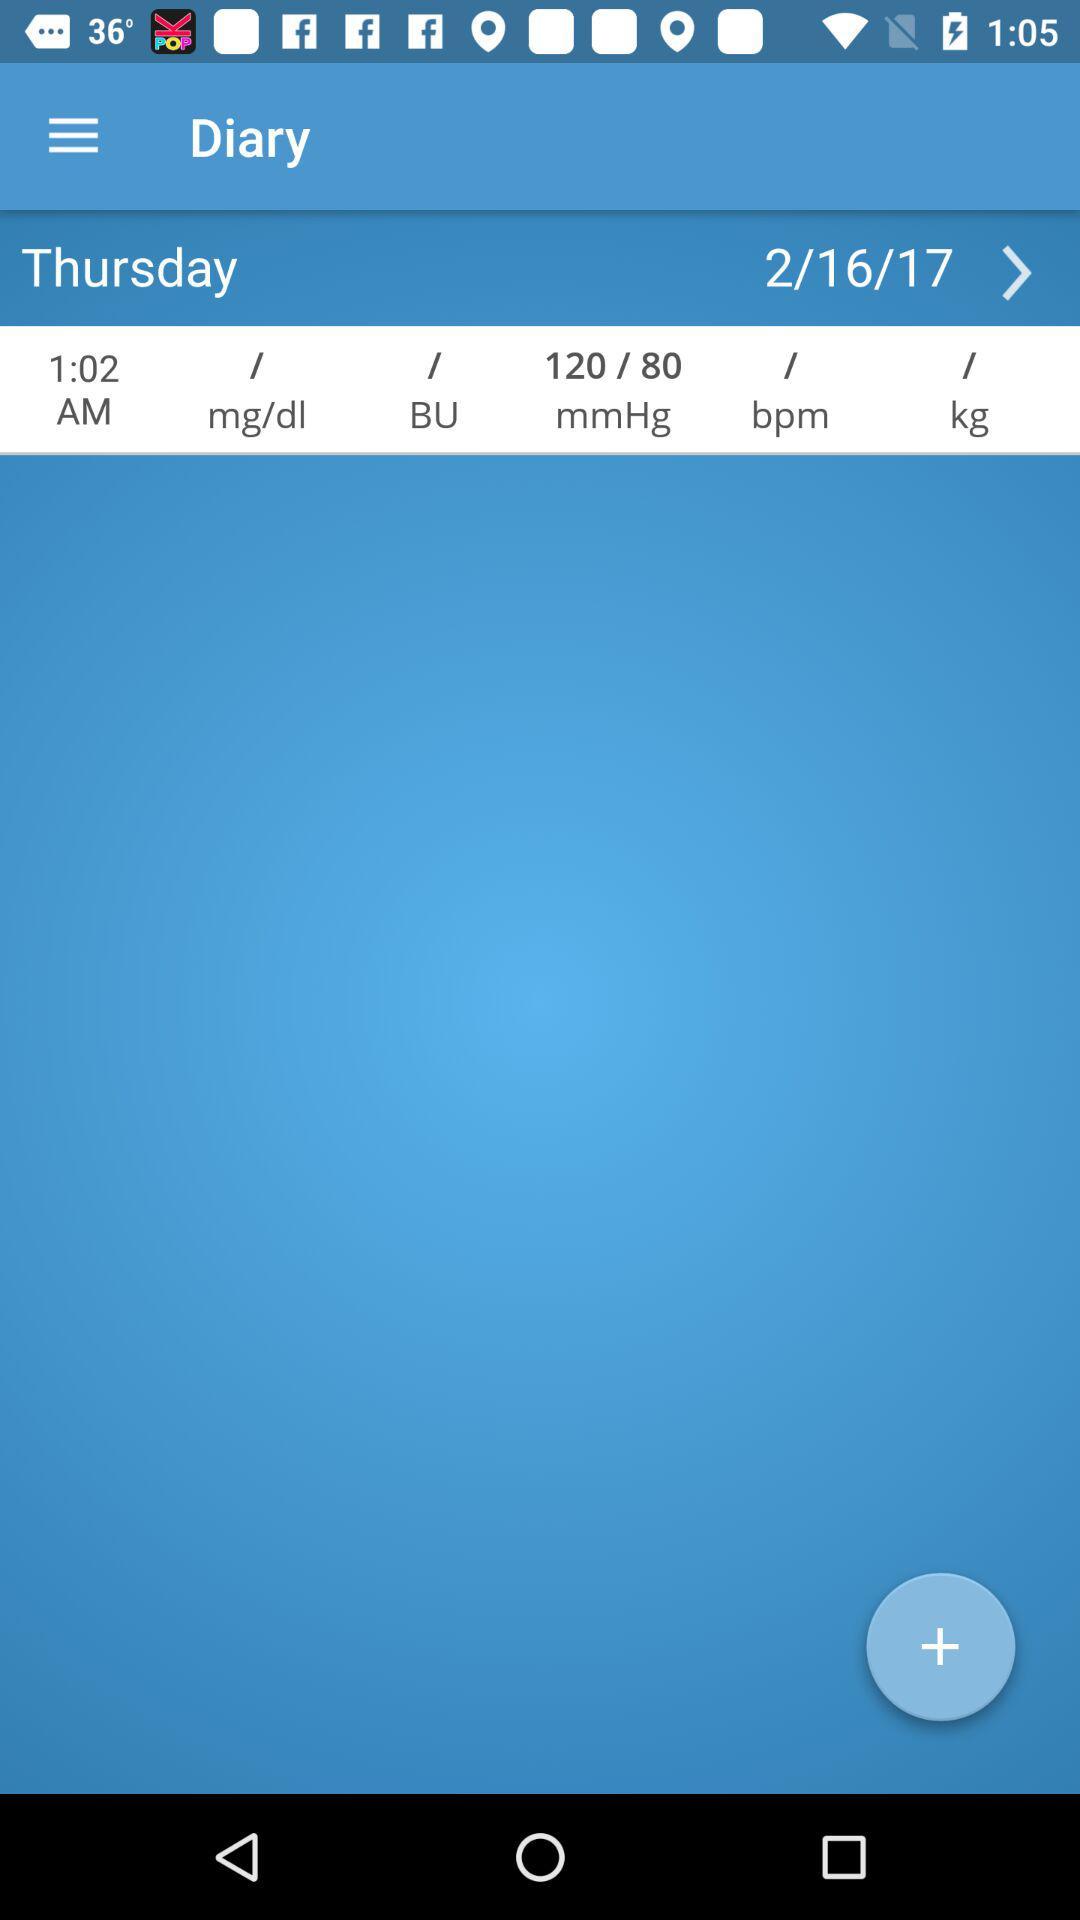  What do you see at coordinates (940, 1654) in the screenshot?
I see `the add icon` at bounding box center [940, 1654].